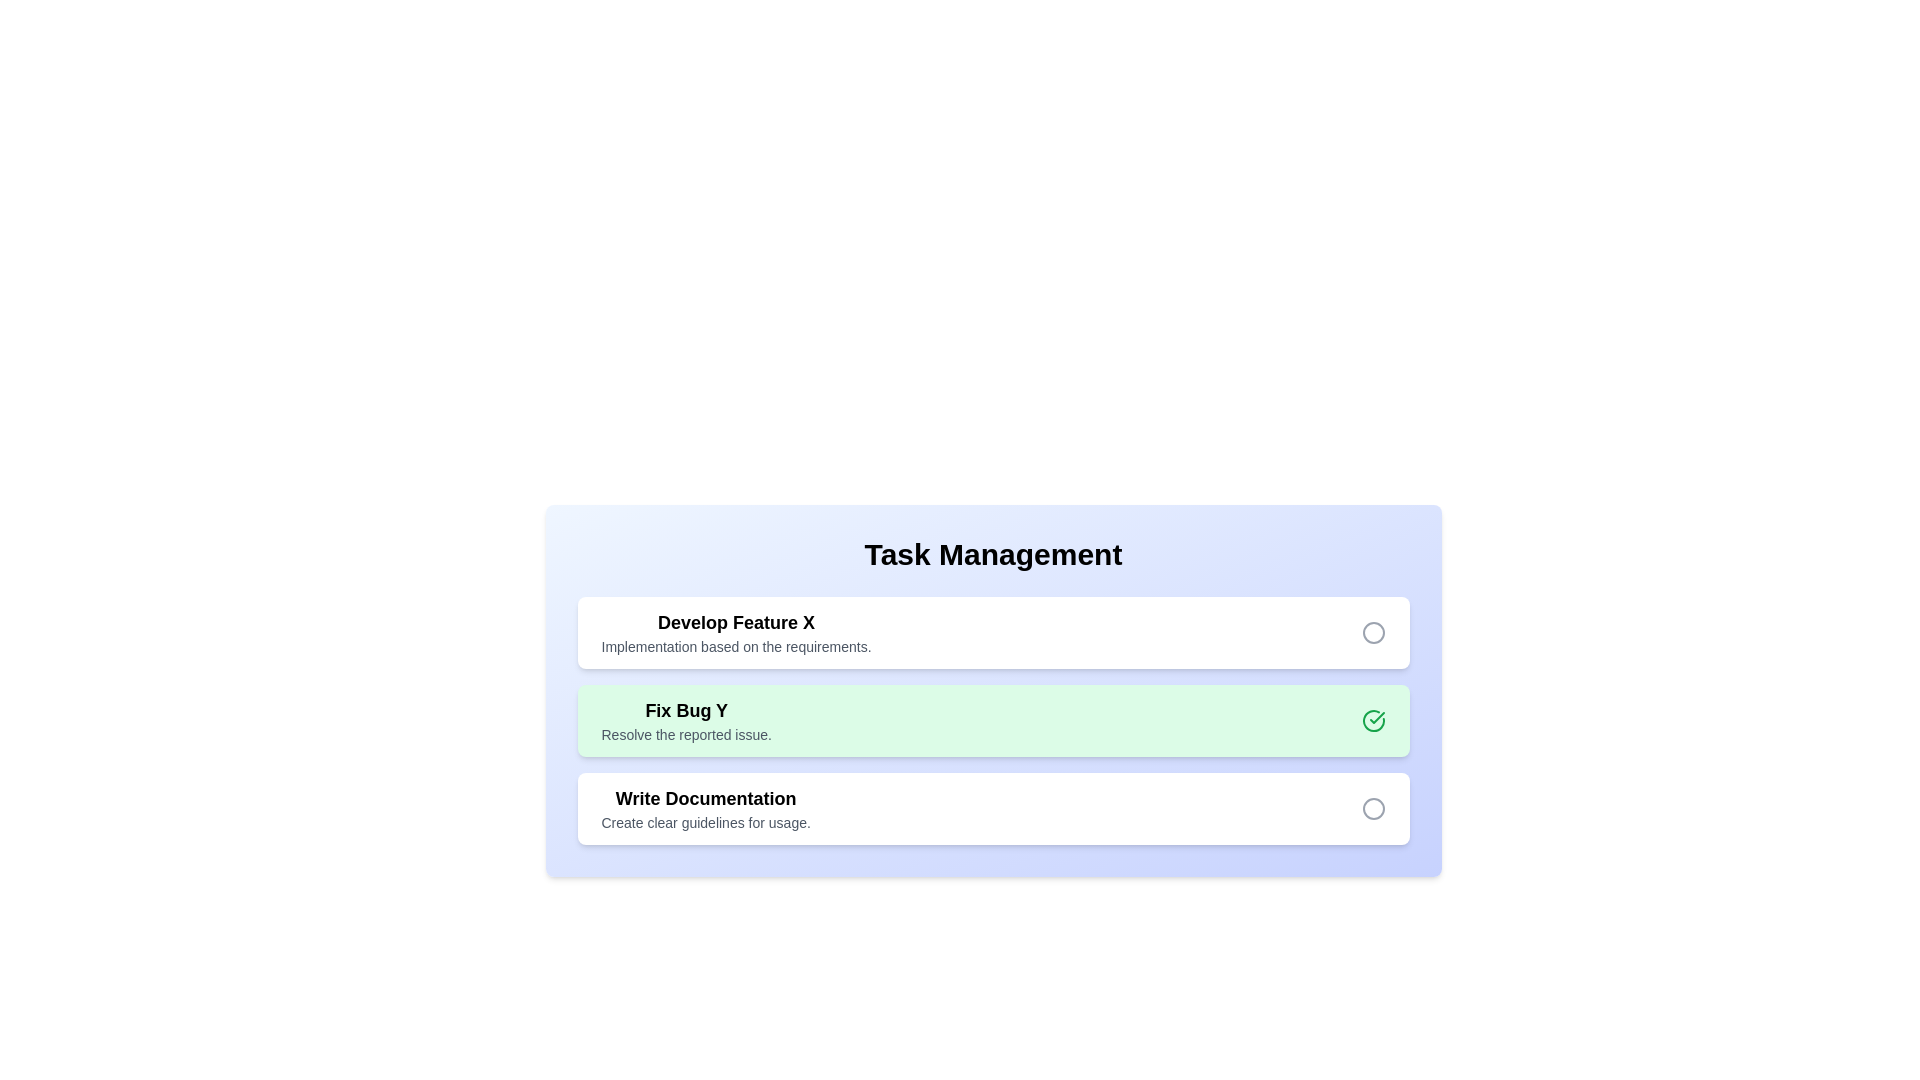  What do you see at coordinates (1372, 808) in the screenshot?
I see `the task completion icon of the task titled 'Write Documentation' to toggle its completion status` at bounding box center [1372, 808].